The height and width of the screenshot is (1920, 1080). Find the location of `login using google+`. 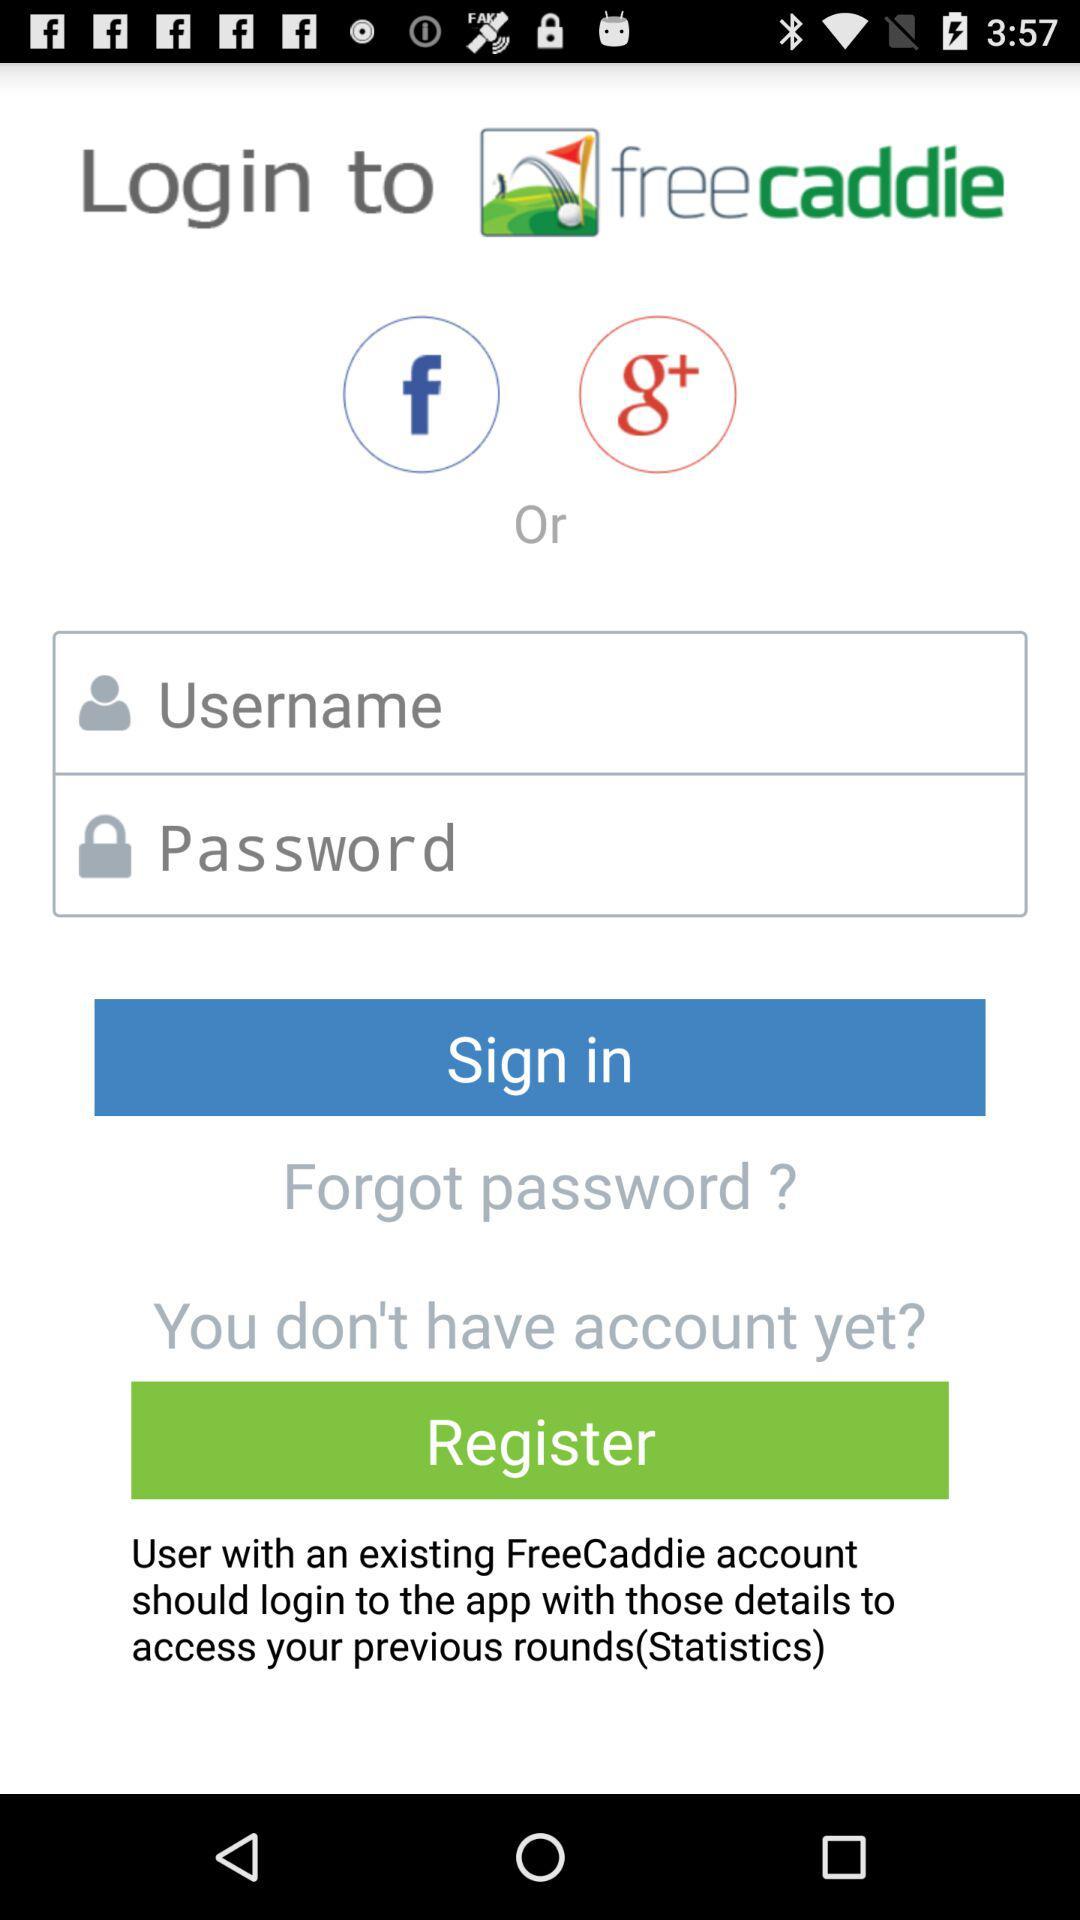

login using google+ is located at coordinates (657, 394).